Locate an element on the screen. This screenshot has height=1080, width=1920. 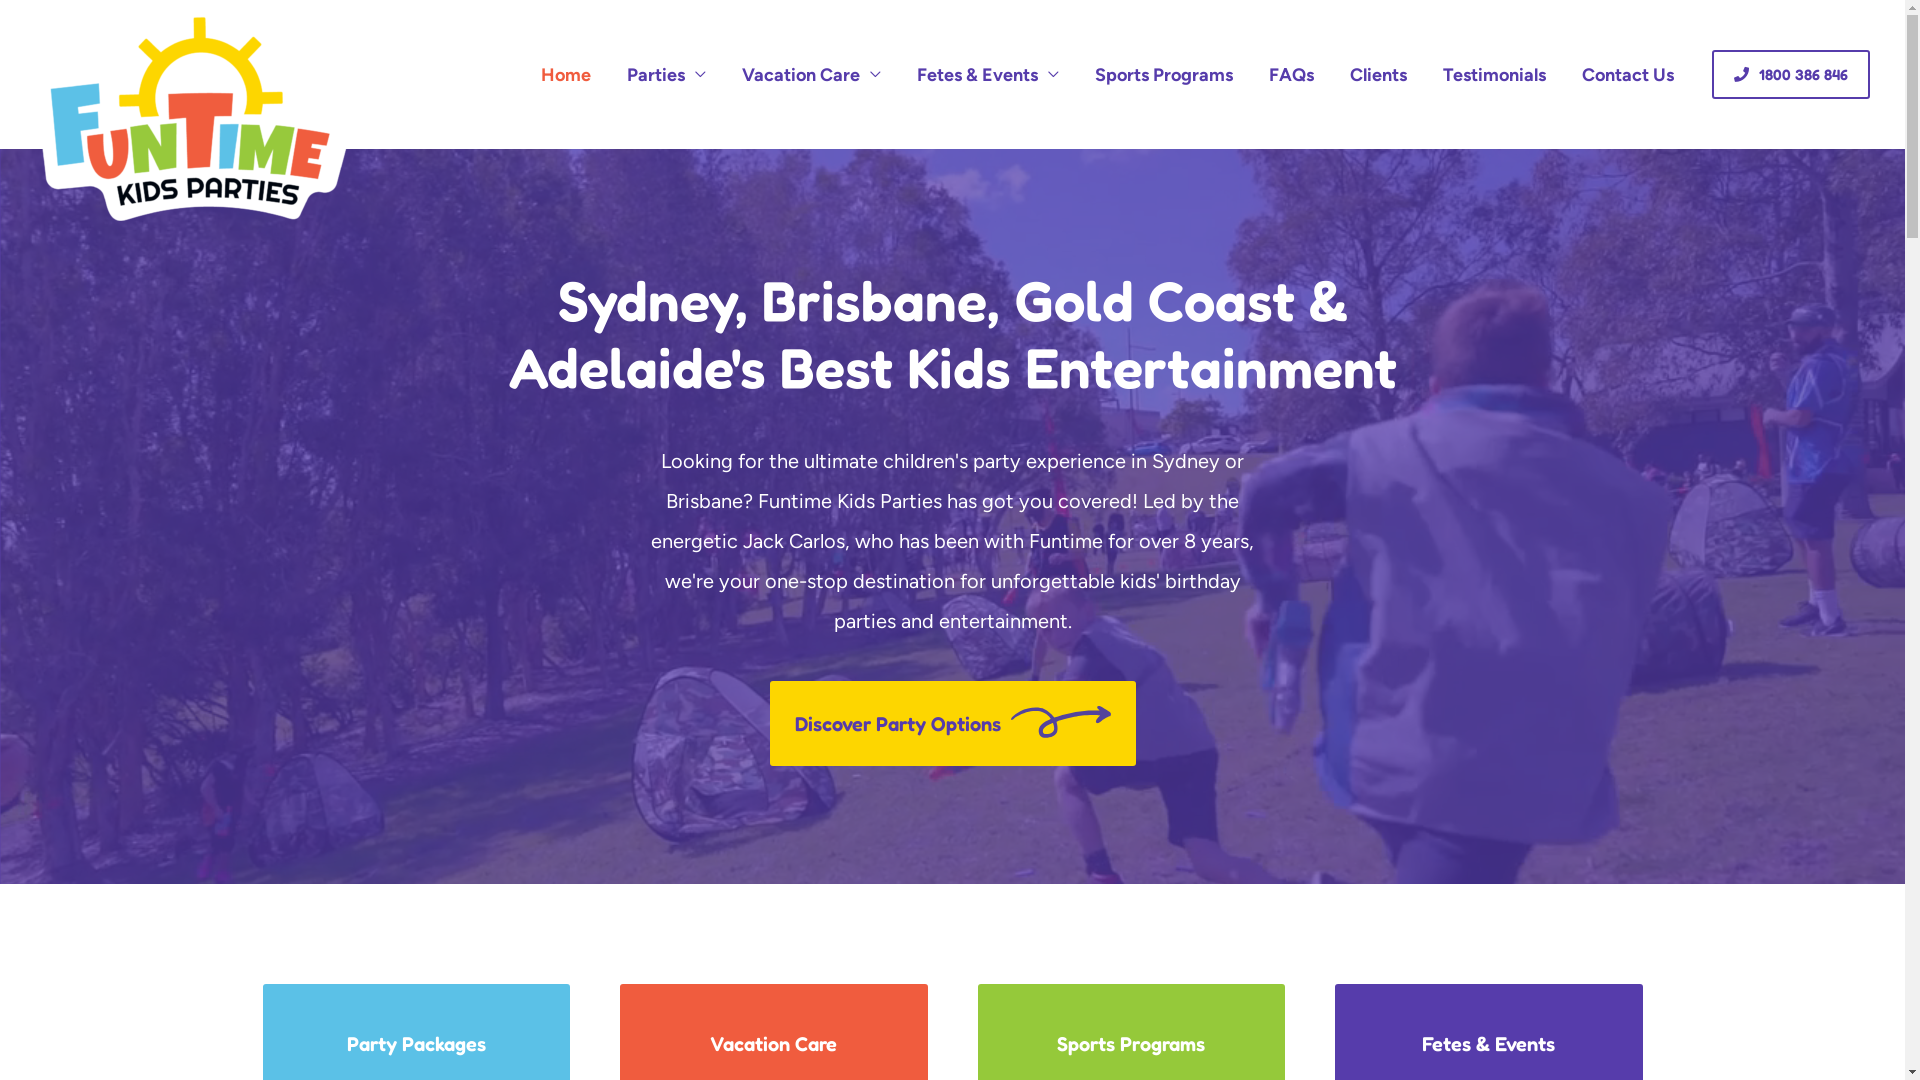
'Fetes & Events' is located at coordinates (988, 73).